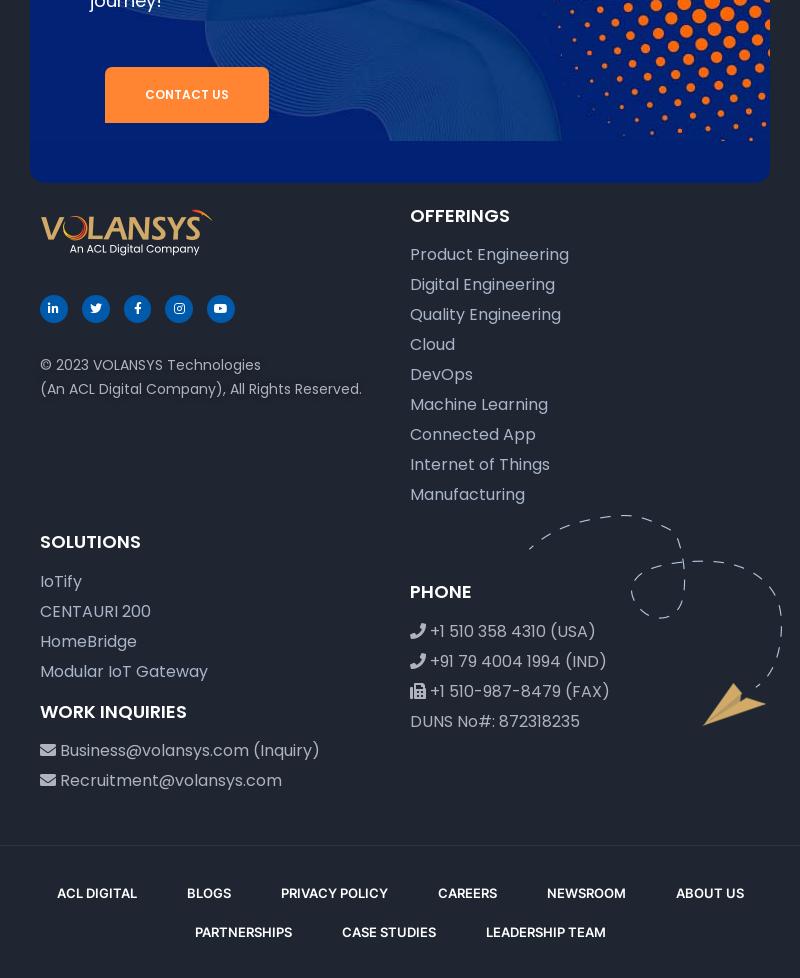 Image resolution: width=800 pixels, height=978 pixels. I want to click on 'DUNS No#: 872318235', so click(494, 720).